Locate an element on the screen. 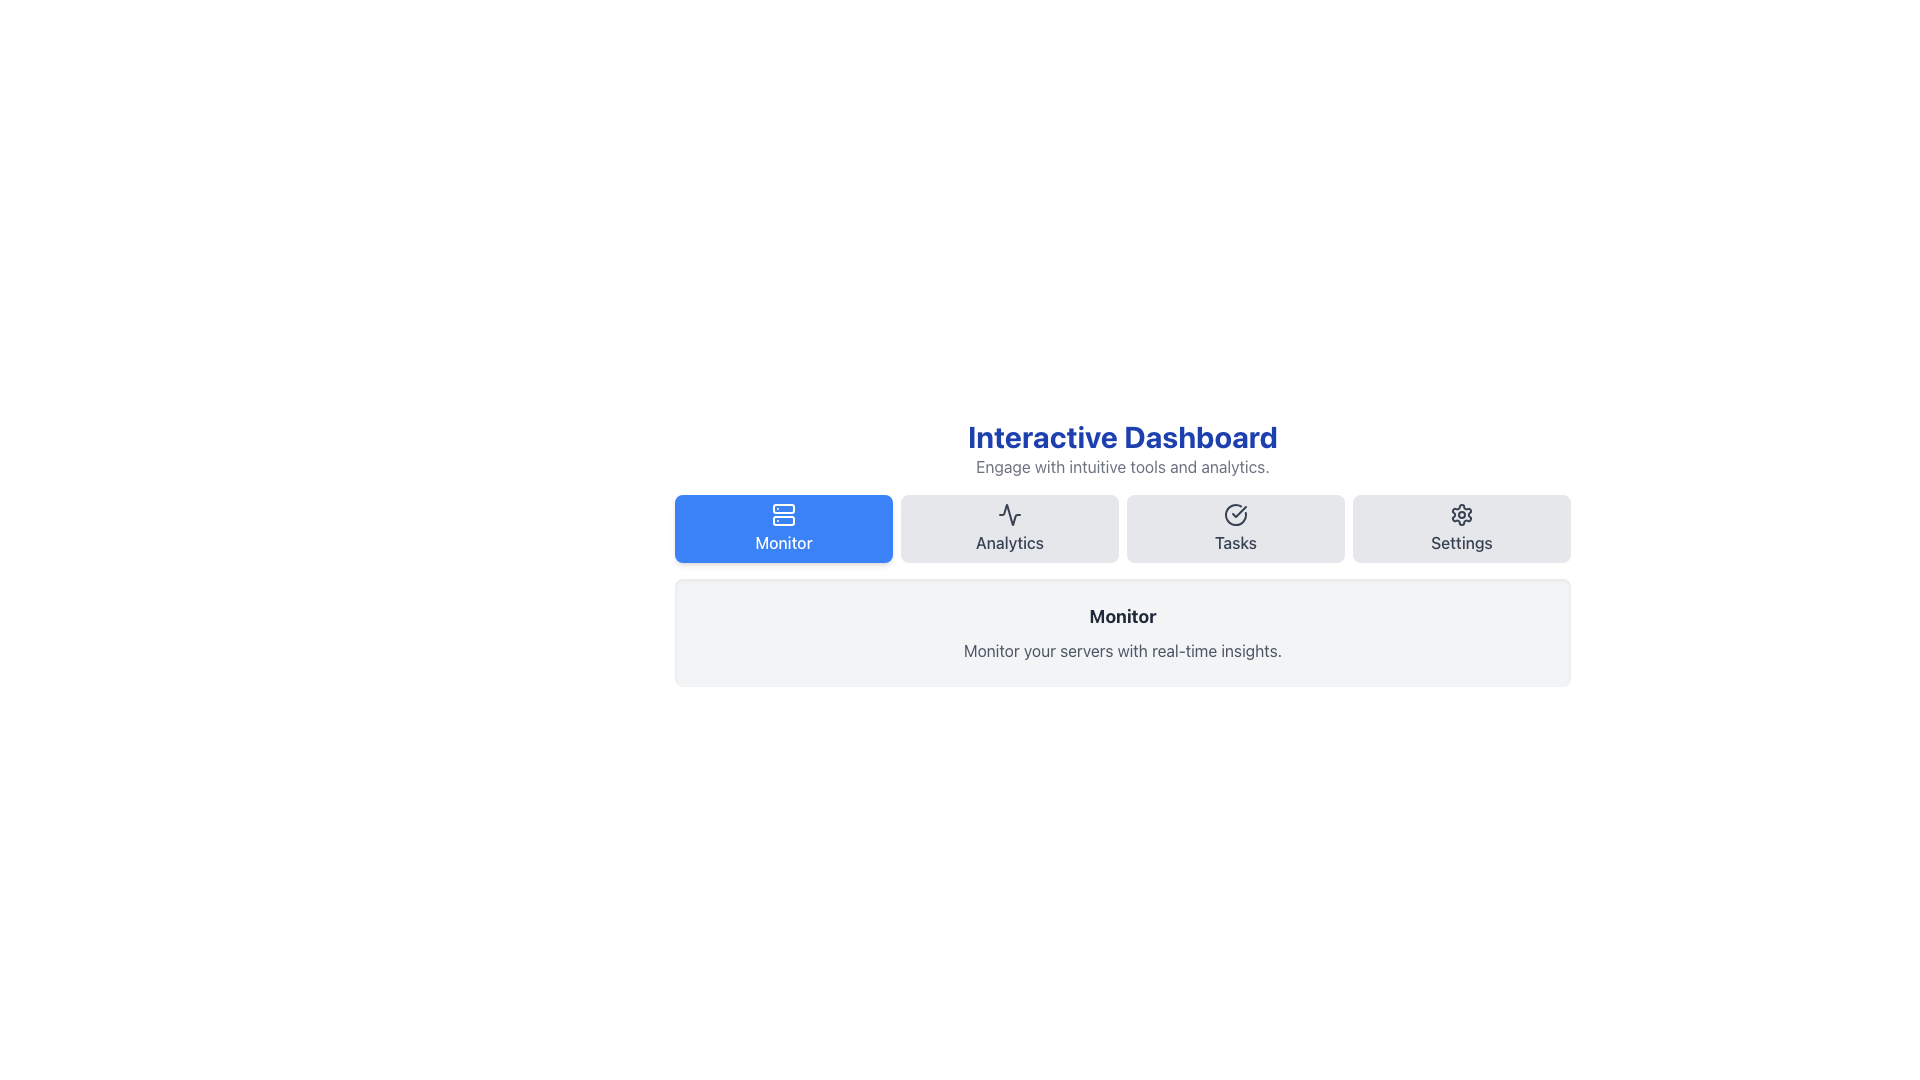 This screenshot has height=1080, width=1920. text label identifying the analytics functionality in the navigation menu, located below the graph icon is located at coordinates (1009, 543).